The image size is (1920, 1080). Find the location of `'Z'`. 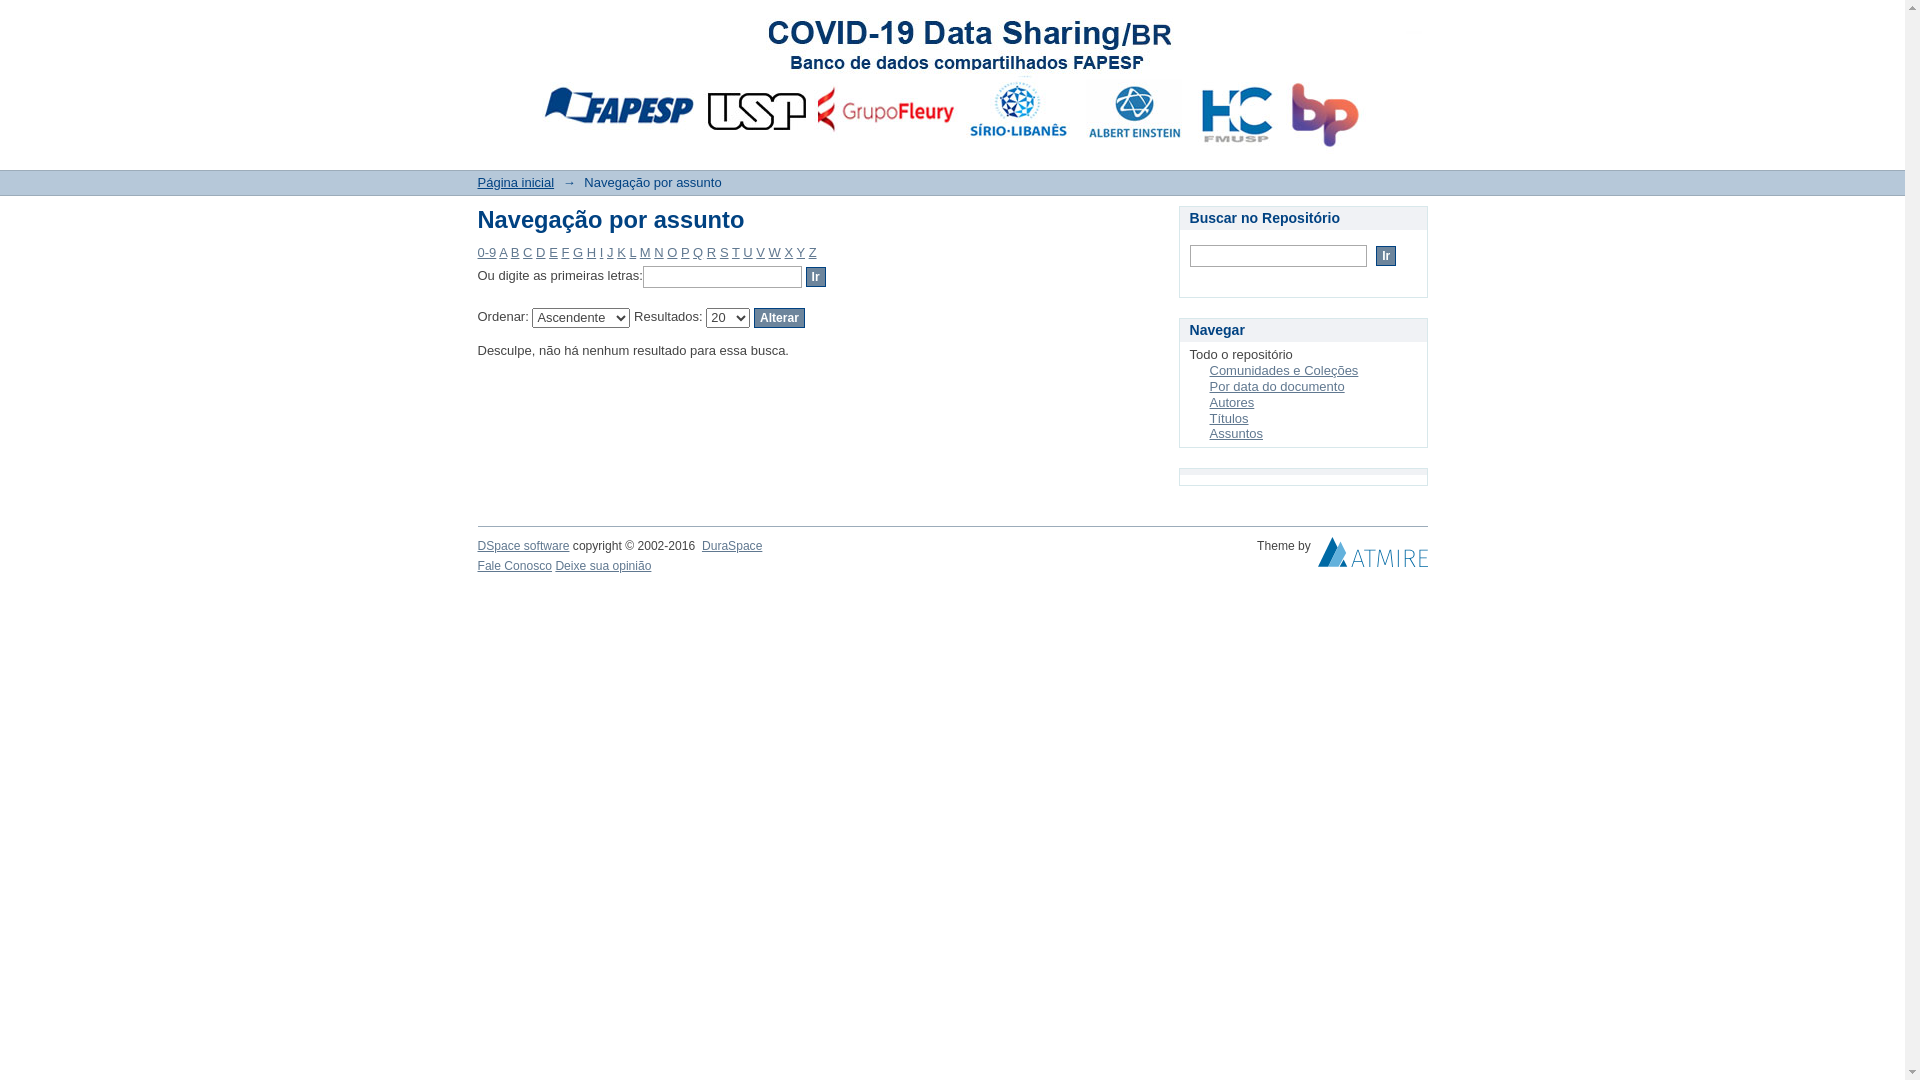

'Z' is located at coordinates (812, 251).